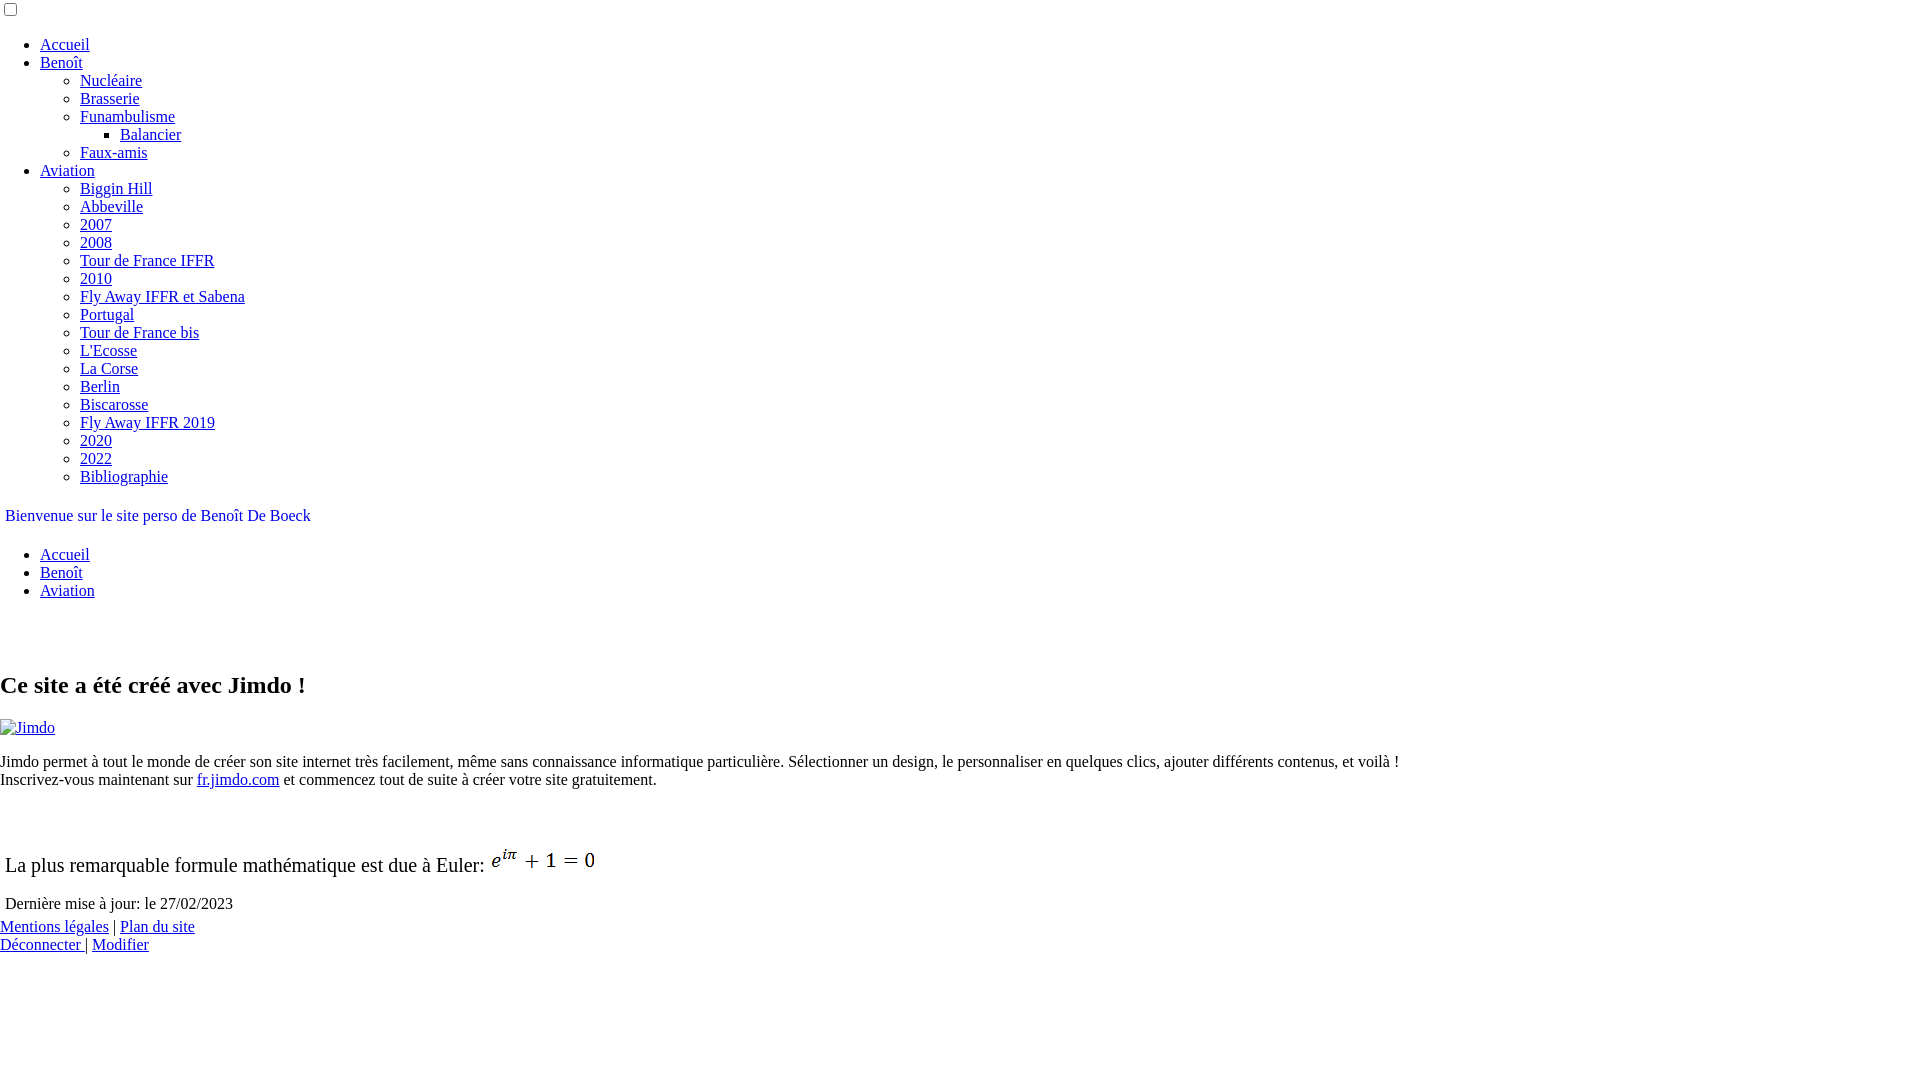 Image resolution: width=1920 pixels, height=1080 pixels. Describe the element at coordinates (95, 278) in the screenshot. I see `'2010'` at that location.